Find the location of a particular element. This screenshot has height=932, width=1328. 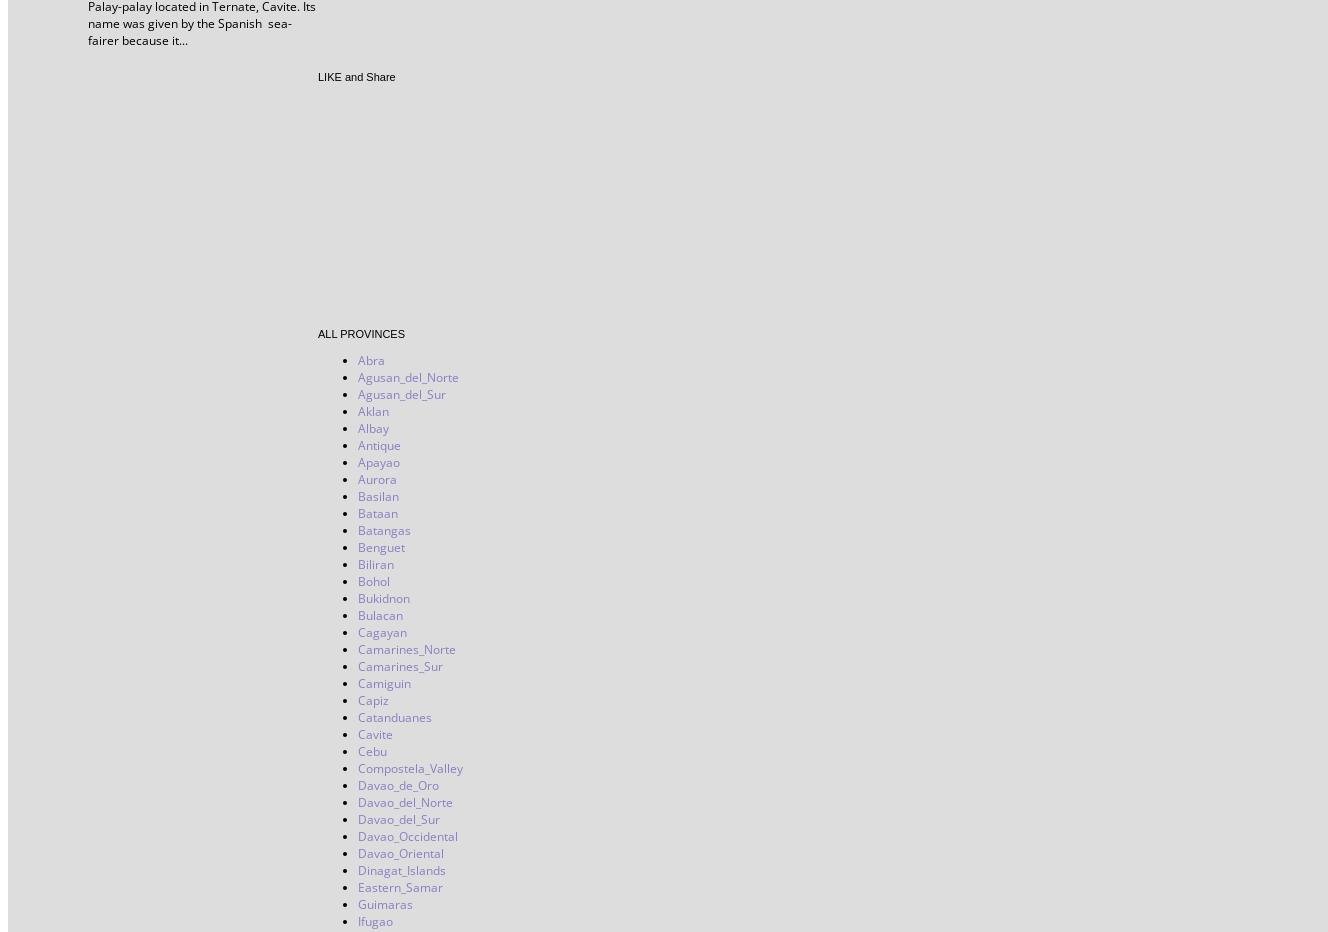

'Davao_Occidental' is located at coordinates (357, 835).